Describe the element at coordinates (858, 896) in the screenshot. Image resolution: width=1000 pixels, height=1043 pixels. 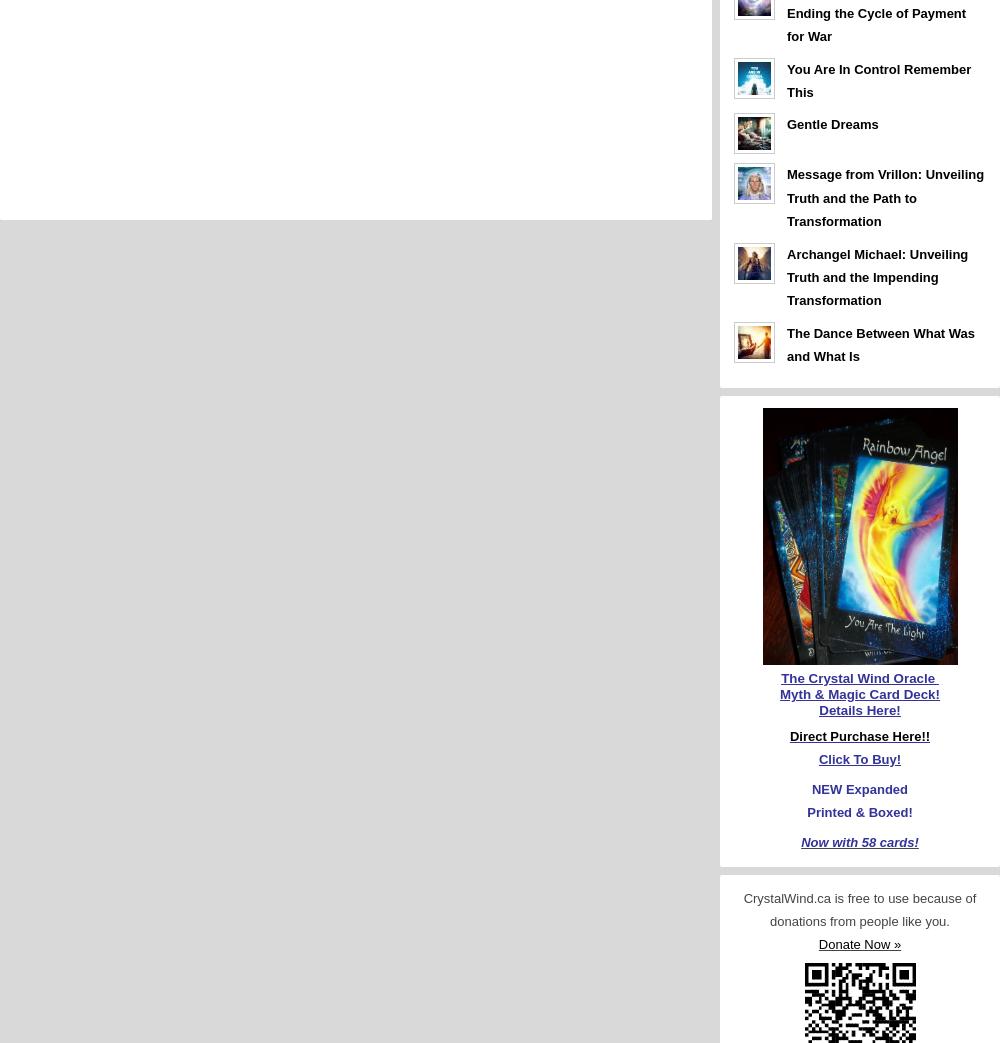
I see `'CrystalWind.ca is free to use because of'` at that location.